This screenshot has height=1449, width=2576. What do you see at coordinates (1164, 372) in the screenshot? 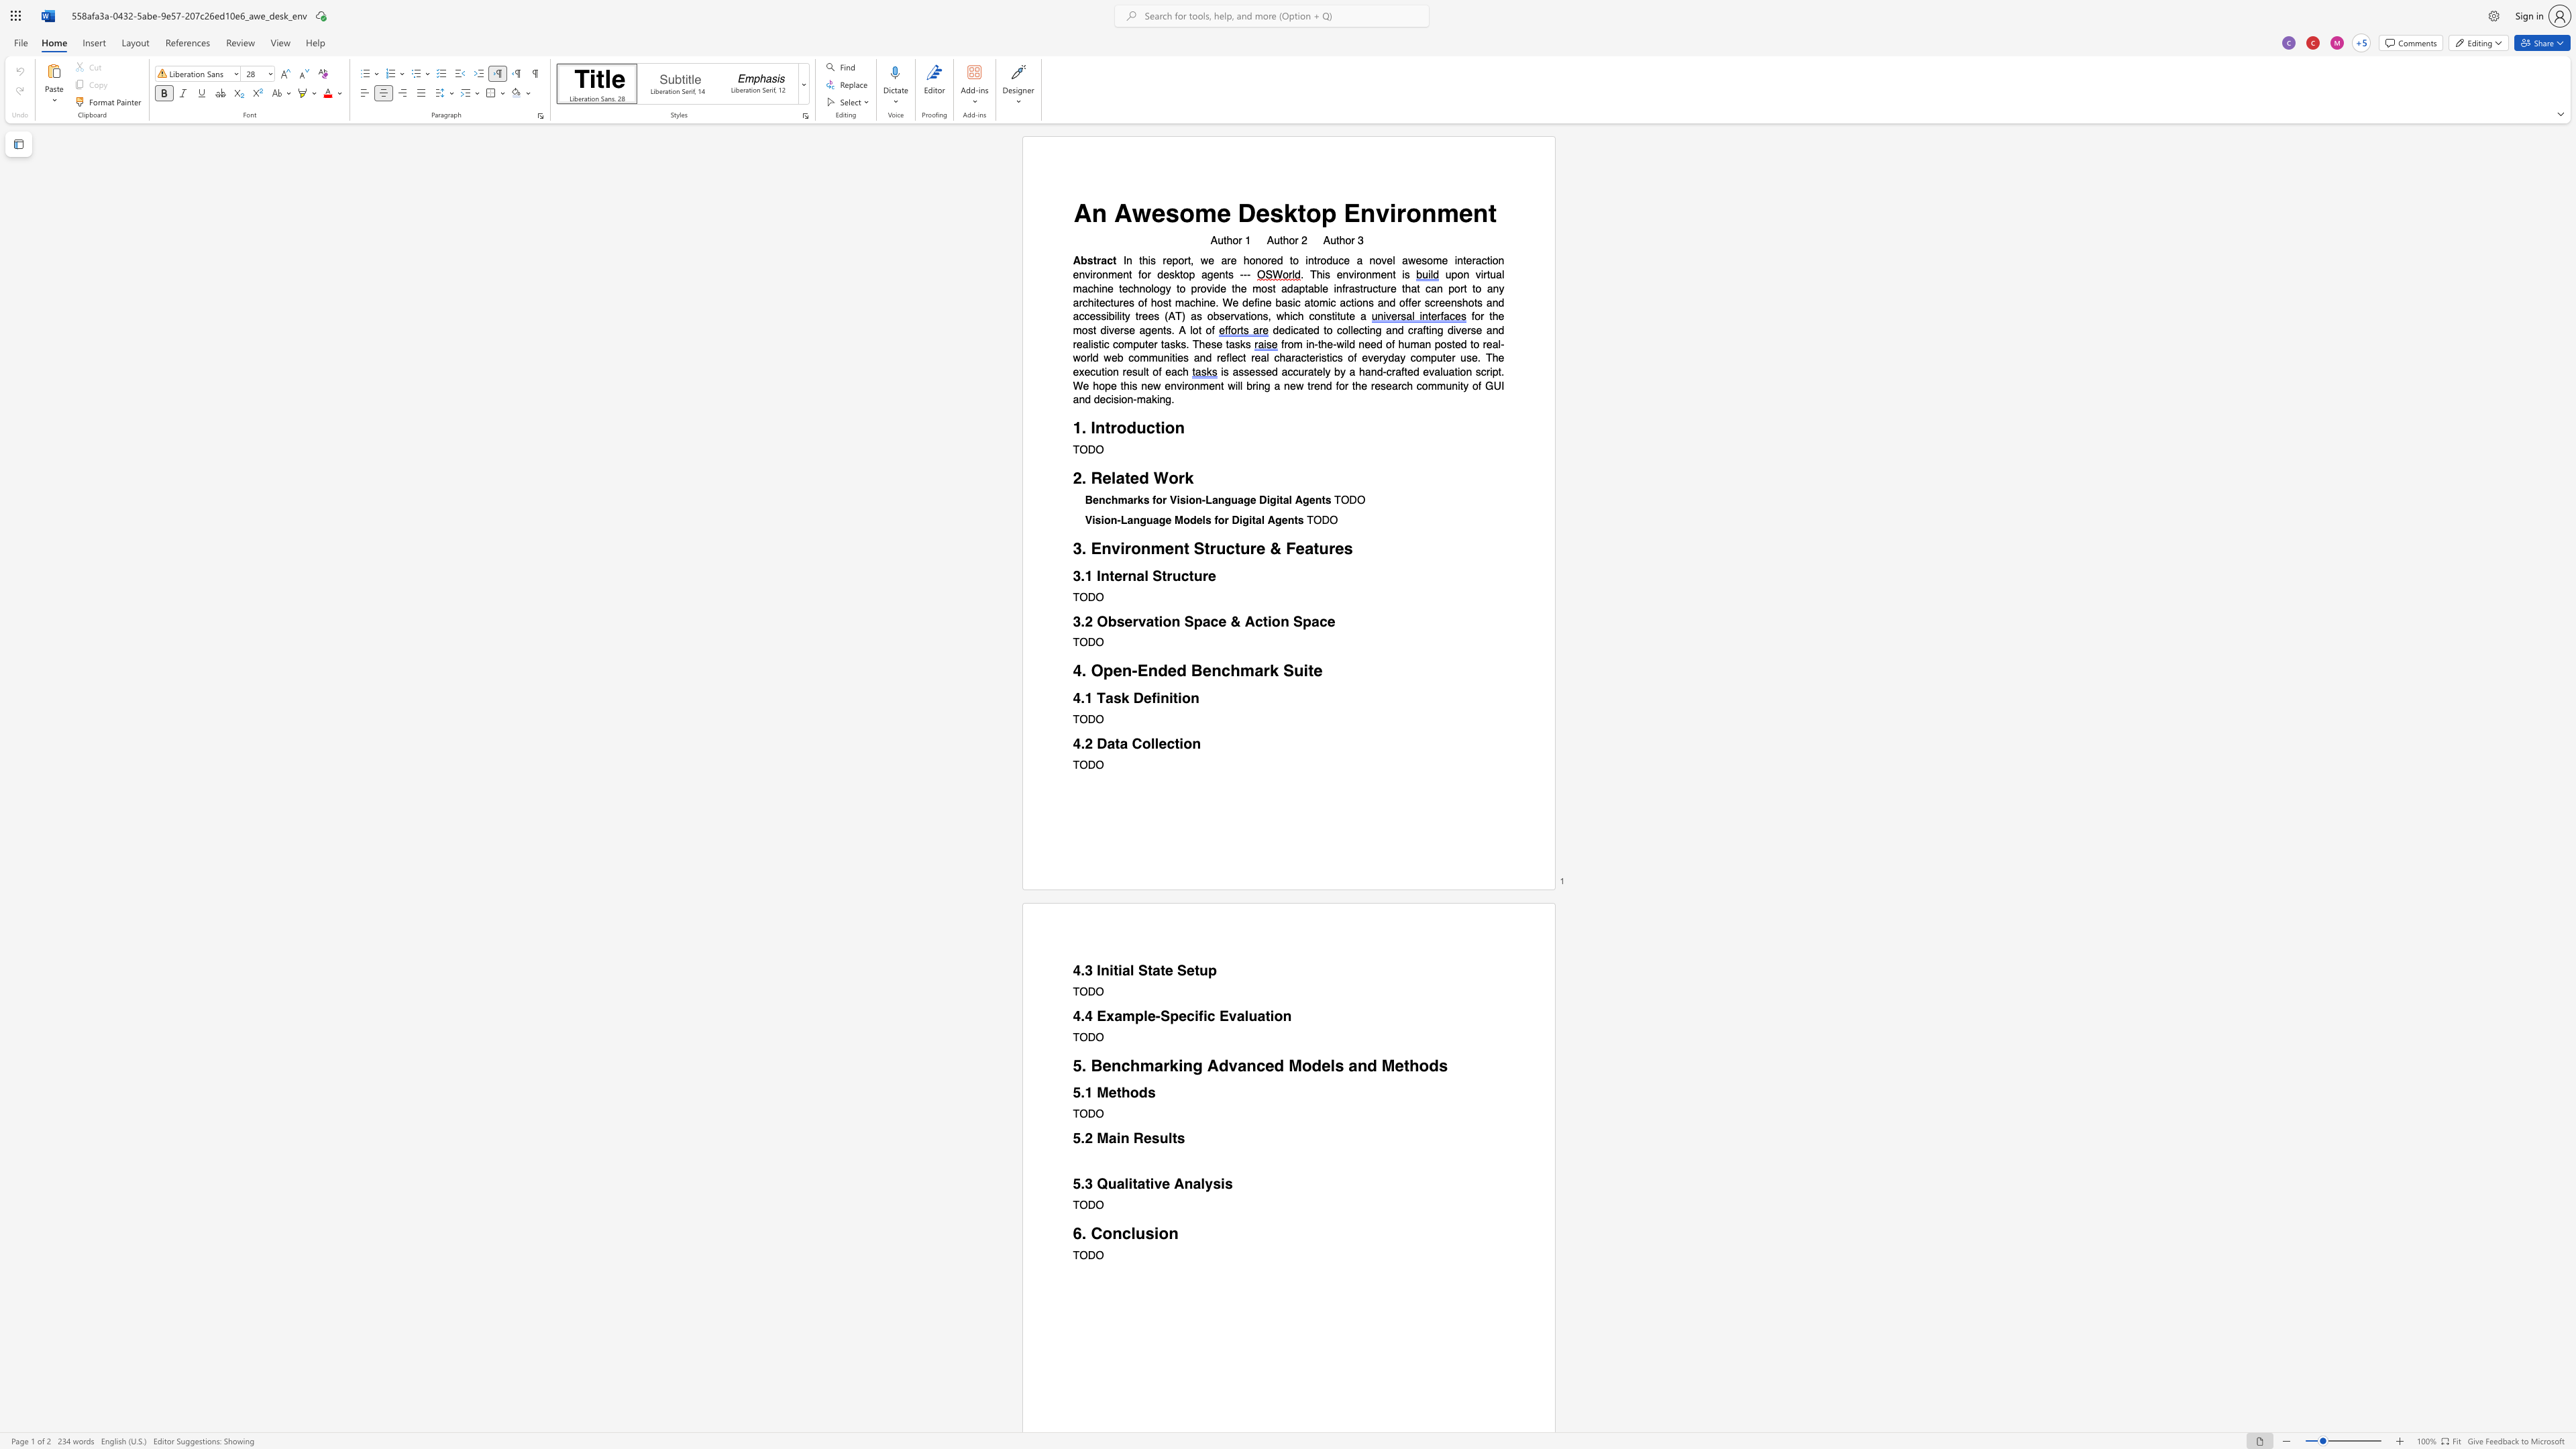
I see `the subset text "each" within the text "from in-the-wild need of human posted to real-world web communities and reflect real characteristics of everyday computer use. The execution result of each"` at bounding box center [1164, 372].